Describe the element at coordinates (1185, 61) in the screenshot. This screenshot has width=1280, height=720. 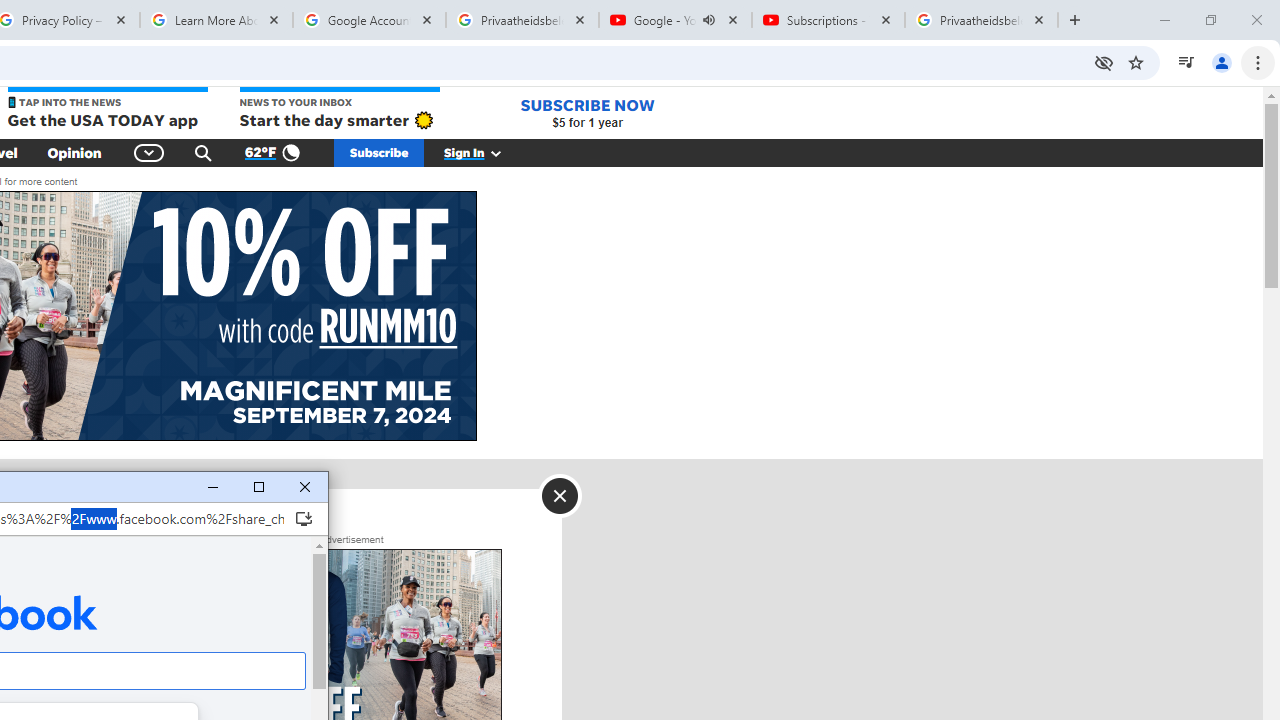
I see `'Control your music, videos, and more'` at that location.